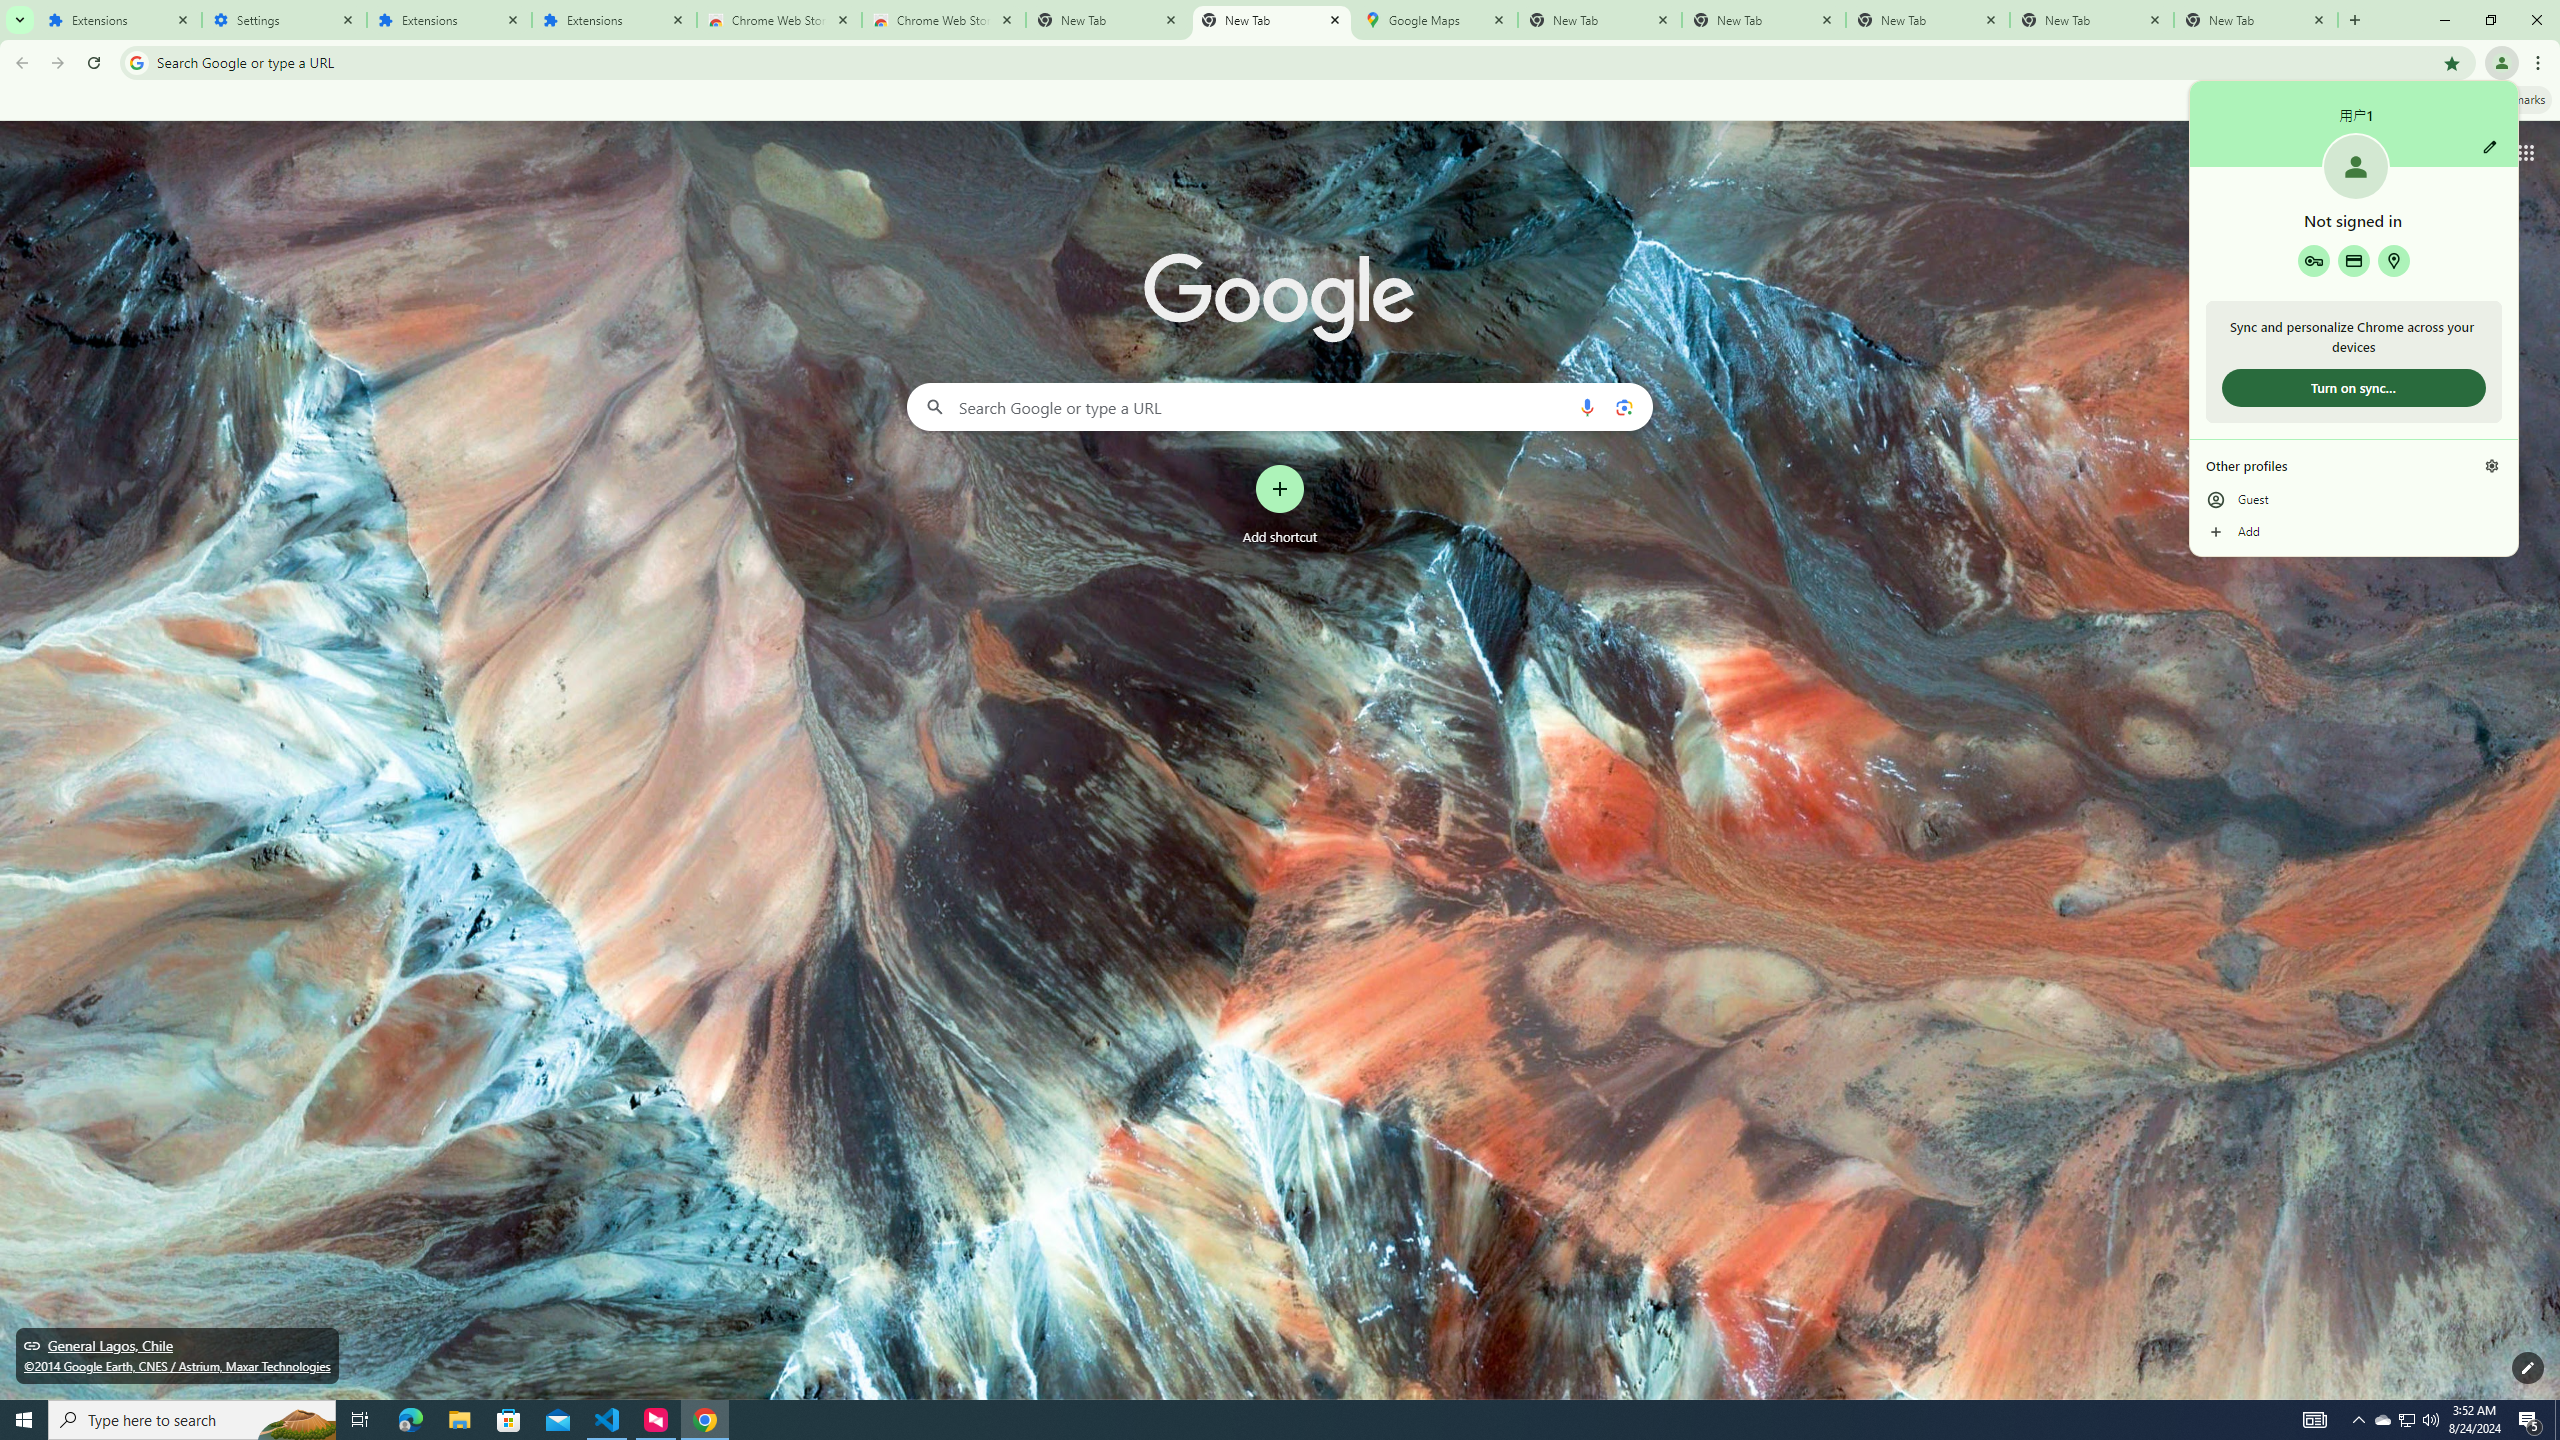  What do you see at coordinates (284, 19) in the screenshot?
I see `'Settings'` at bounding box center [284, 19].